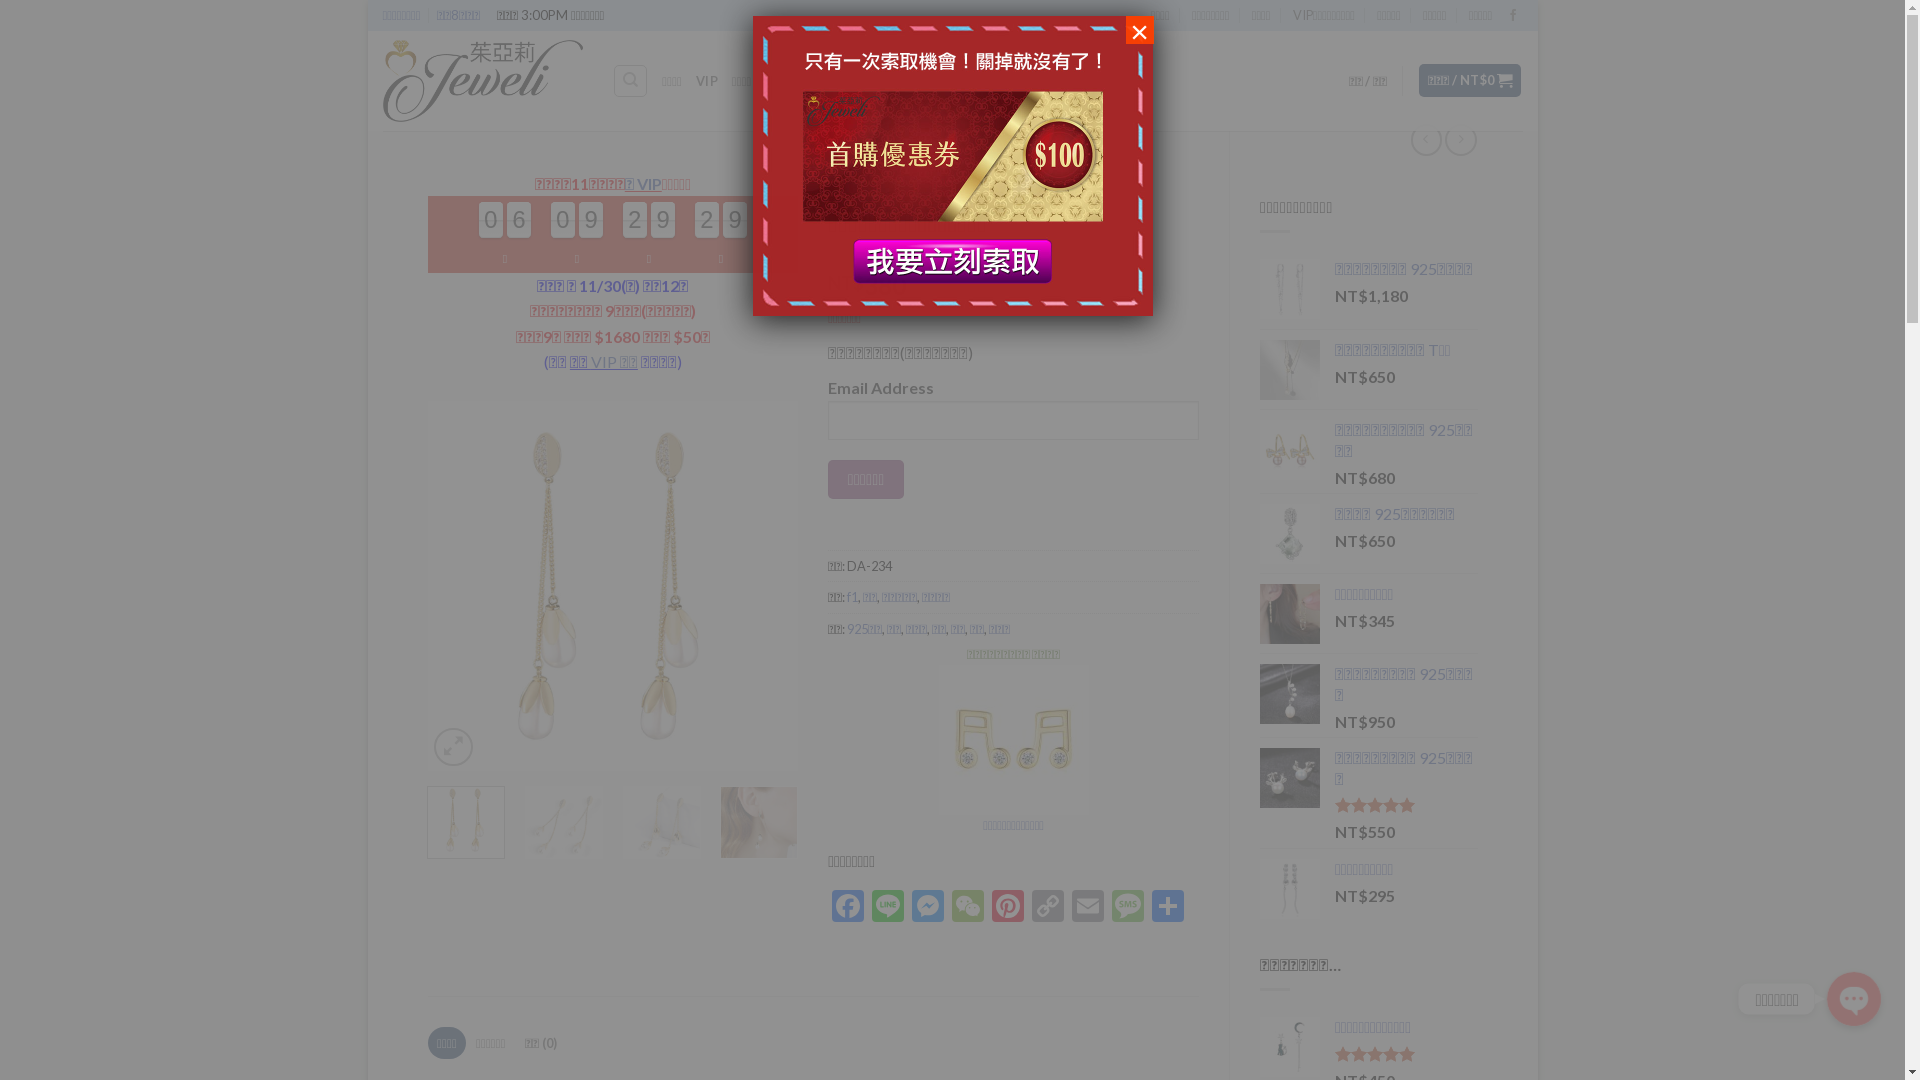  I want to click on 'Facebook', so click(848, 907).